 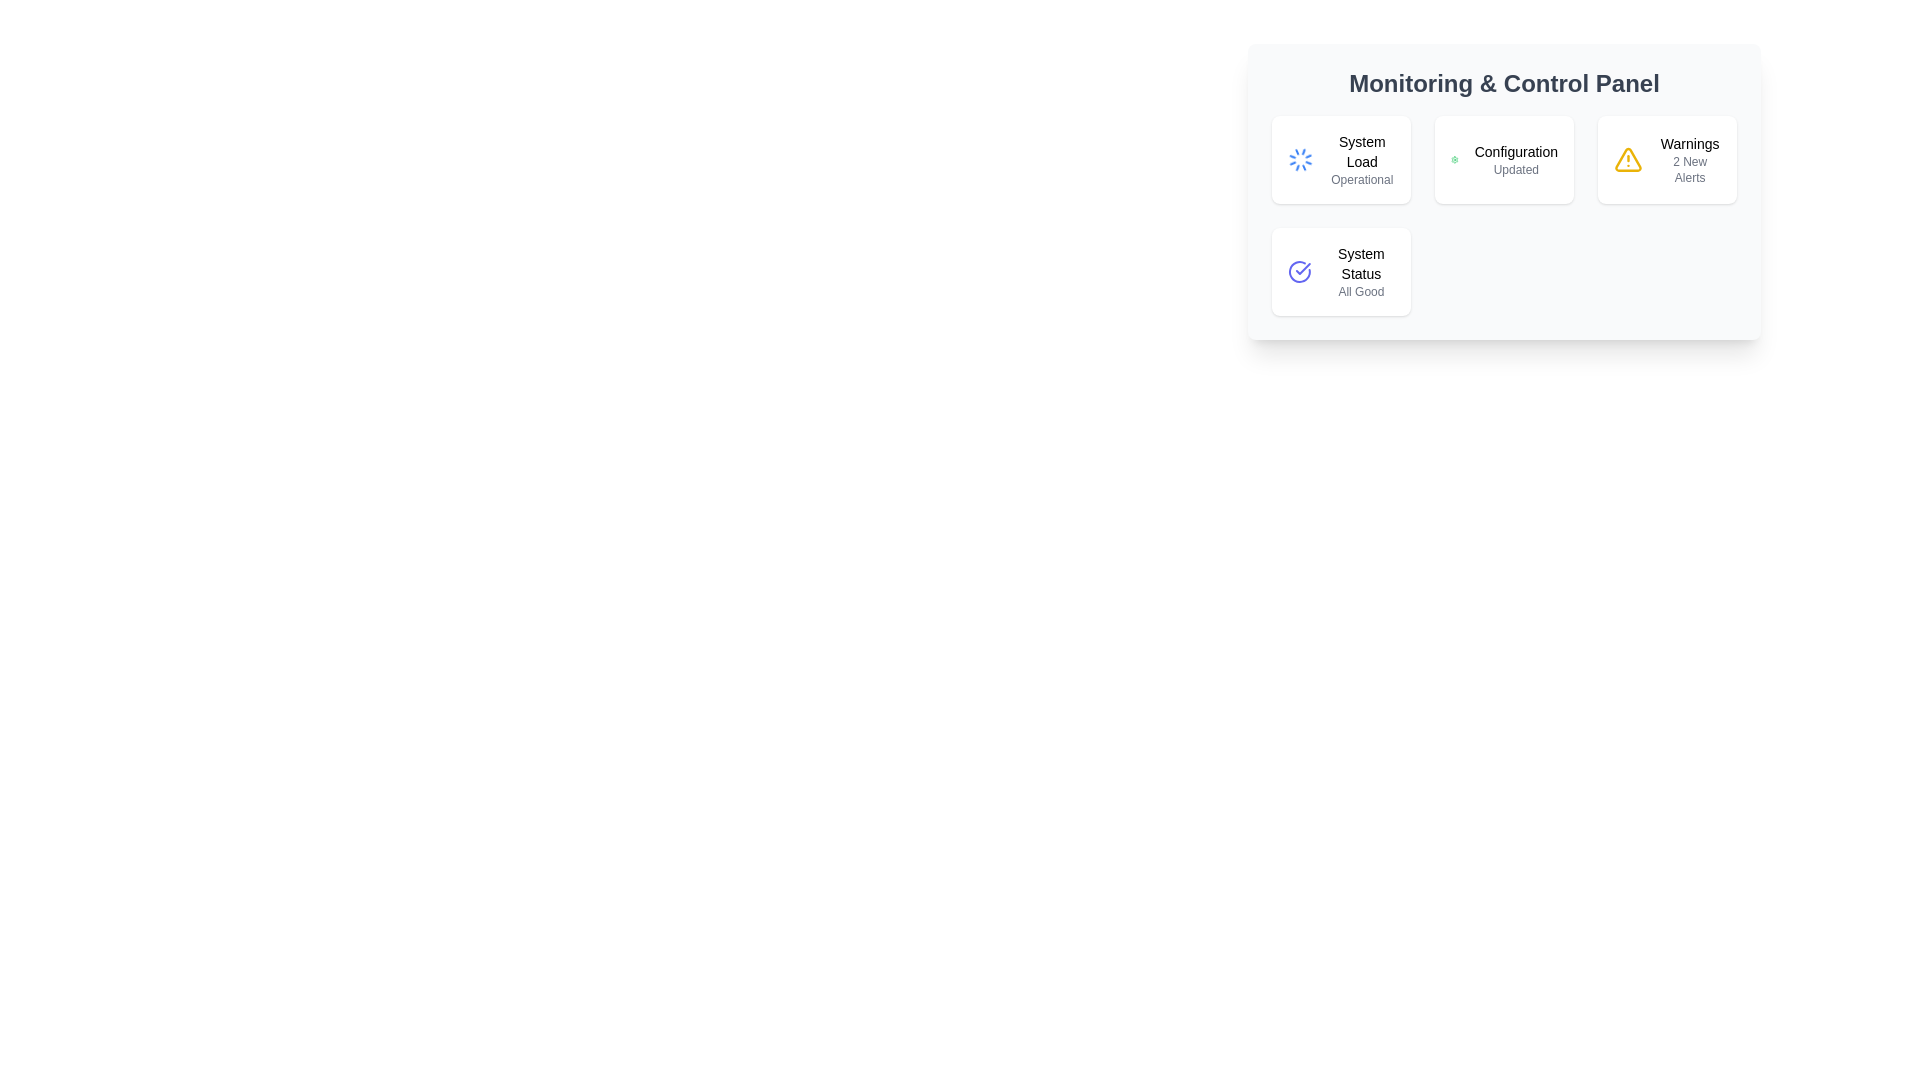 I want to click on the informational card that features a green gear icon, with the text 'Configuration' in bold above 'Updated', positioned centrally in the grid layout as the second card in the second row, so click(x=1504, y=158).